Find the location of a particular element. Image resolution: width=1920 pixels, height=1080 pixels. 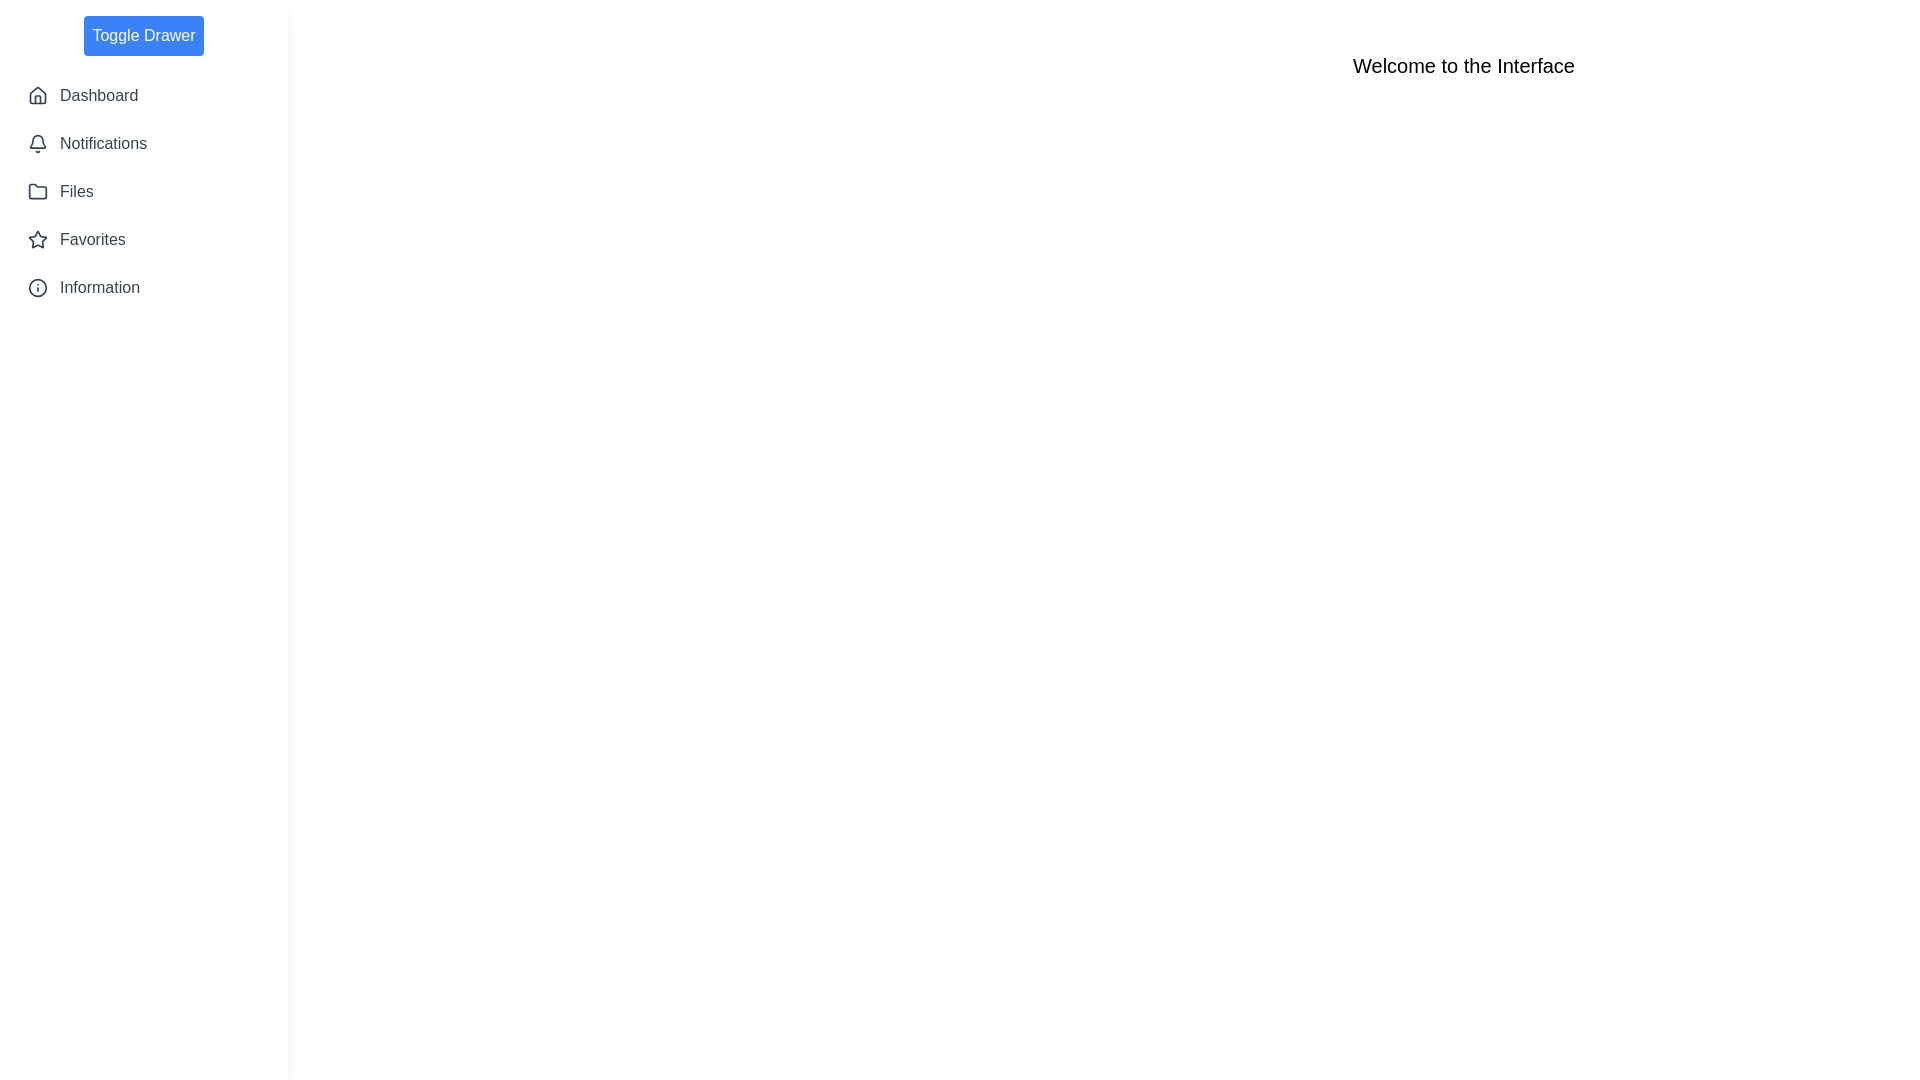

the icon corresponding to the Favorites in the sidebar is located at coordinates (38, 238).